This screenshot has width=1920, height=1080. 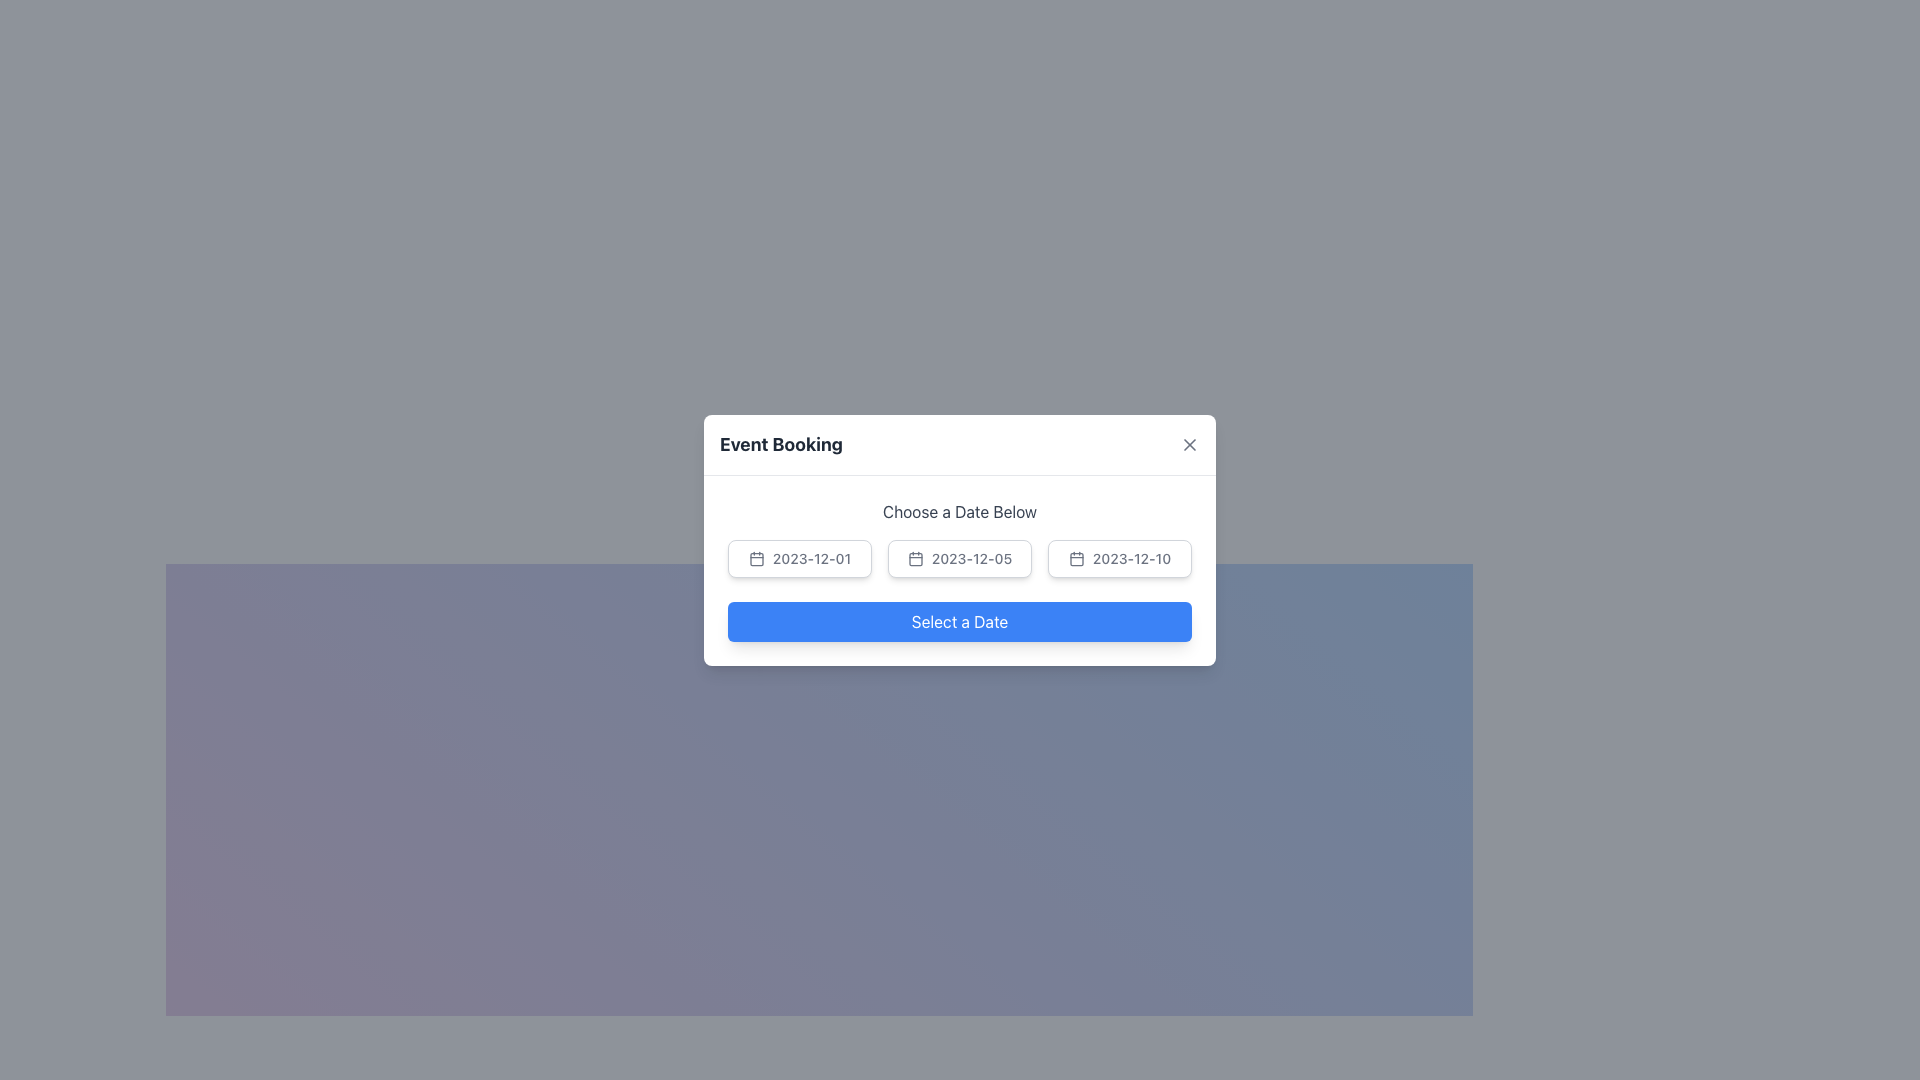 I want to click on the calendar icon located to the left of the date '2023-12-10' within the 'Event Booking' modal interface, so click(x=1075, y=558).